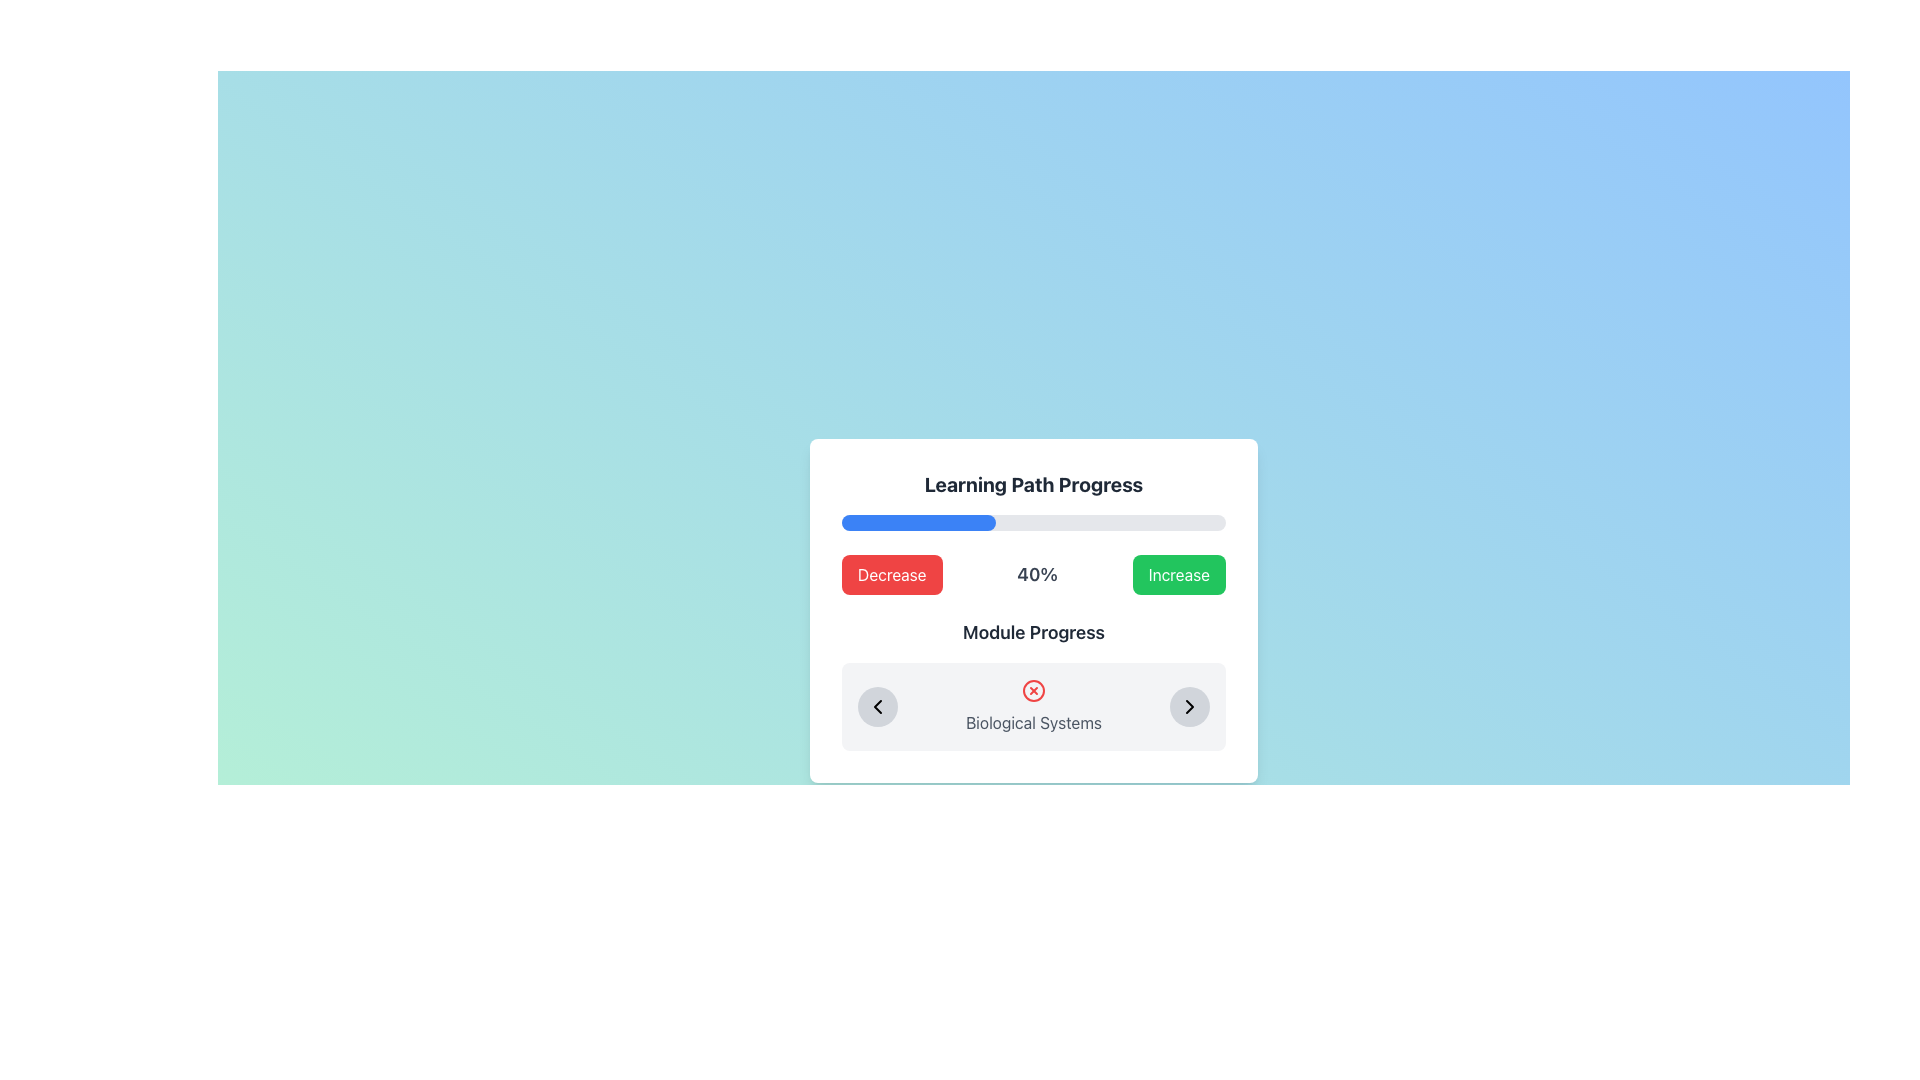 Image resolution: width=1920 pixels, height=1080 pixels. I want to click on the text label displaying '40%' that is centrally positioned between the 'Decrease' and 'Increase' buttons, so click(1037, 574).